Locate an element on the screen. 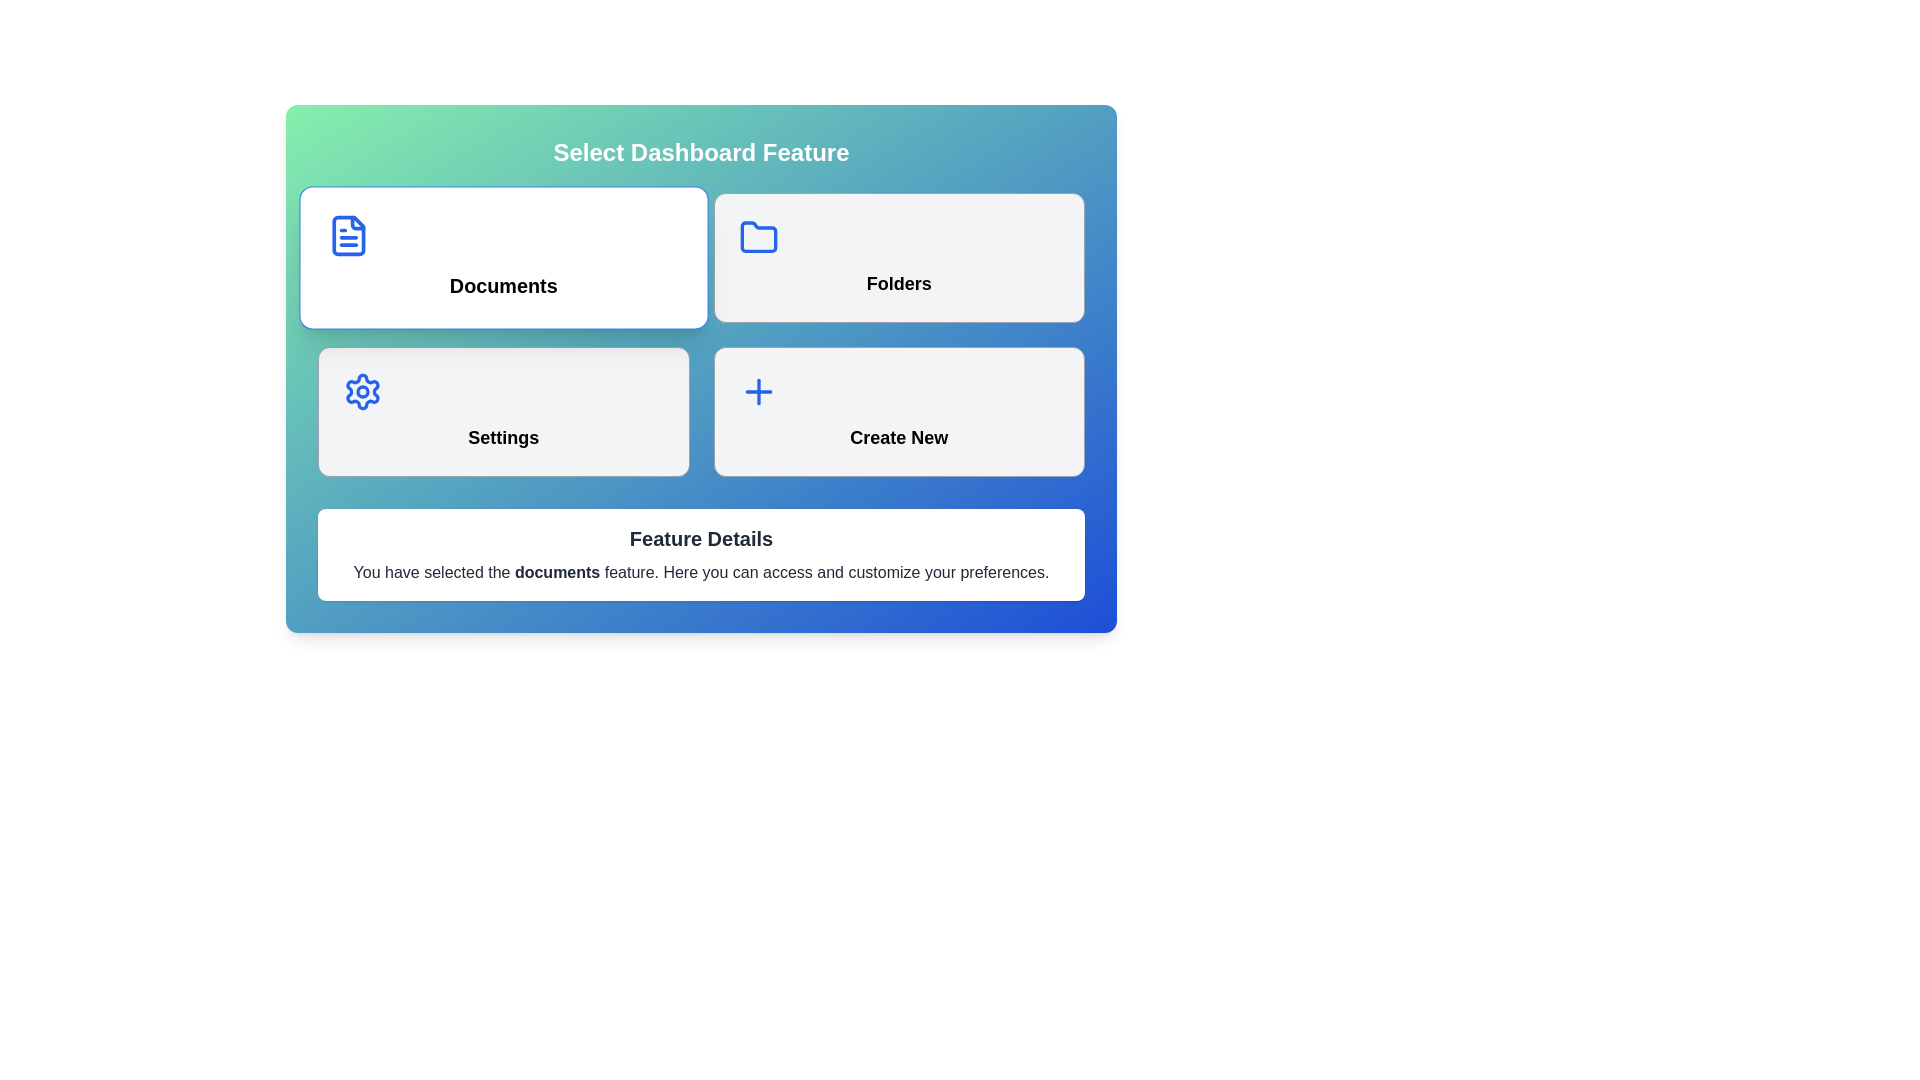  the 'Settings' icon located in the upper-left area of the 'Settings' card is located at coordinates (363, 392).